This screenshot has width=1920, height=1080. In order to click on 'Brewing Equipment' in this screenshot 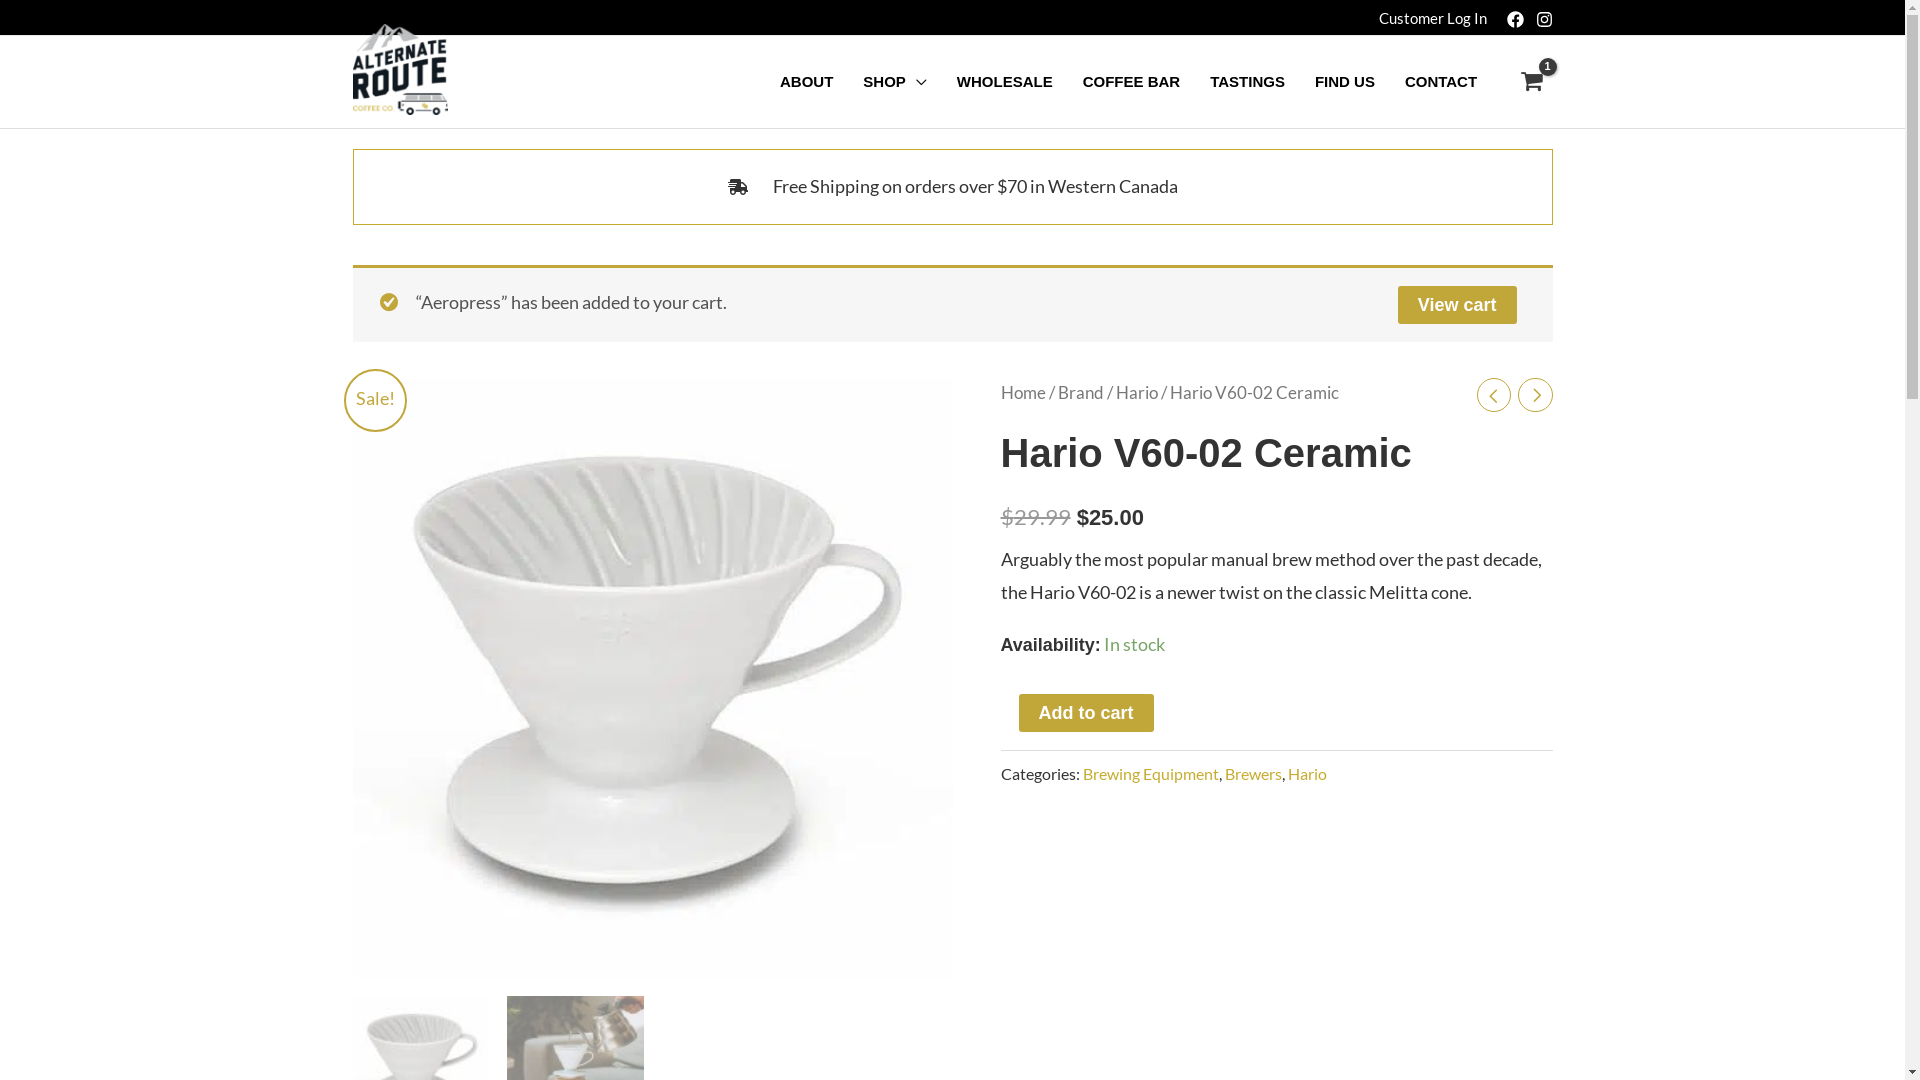, I will do `click(1080, 772)`.